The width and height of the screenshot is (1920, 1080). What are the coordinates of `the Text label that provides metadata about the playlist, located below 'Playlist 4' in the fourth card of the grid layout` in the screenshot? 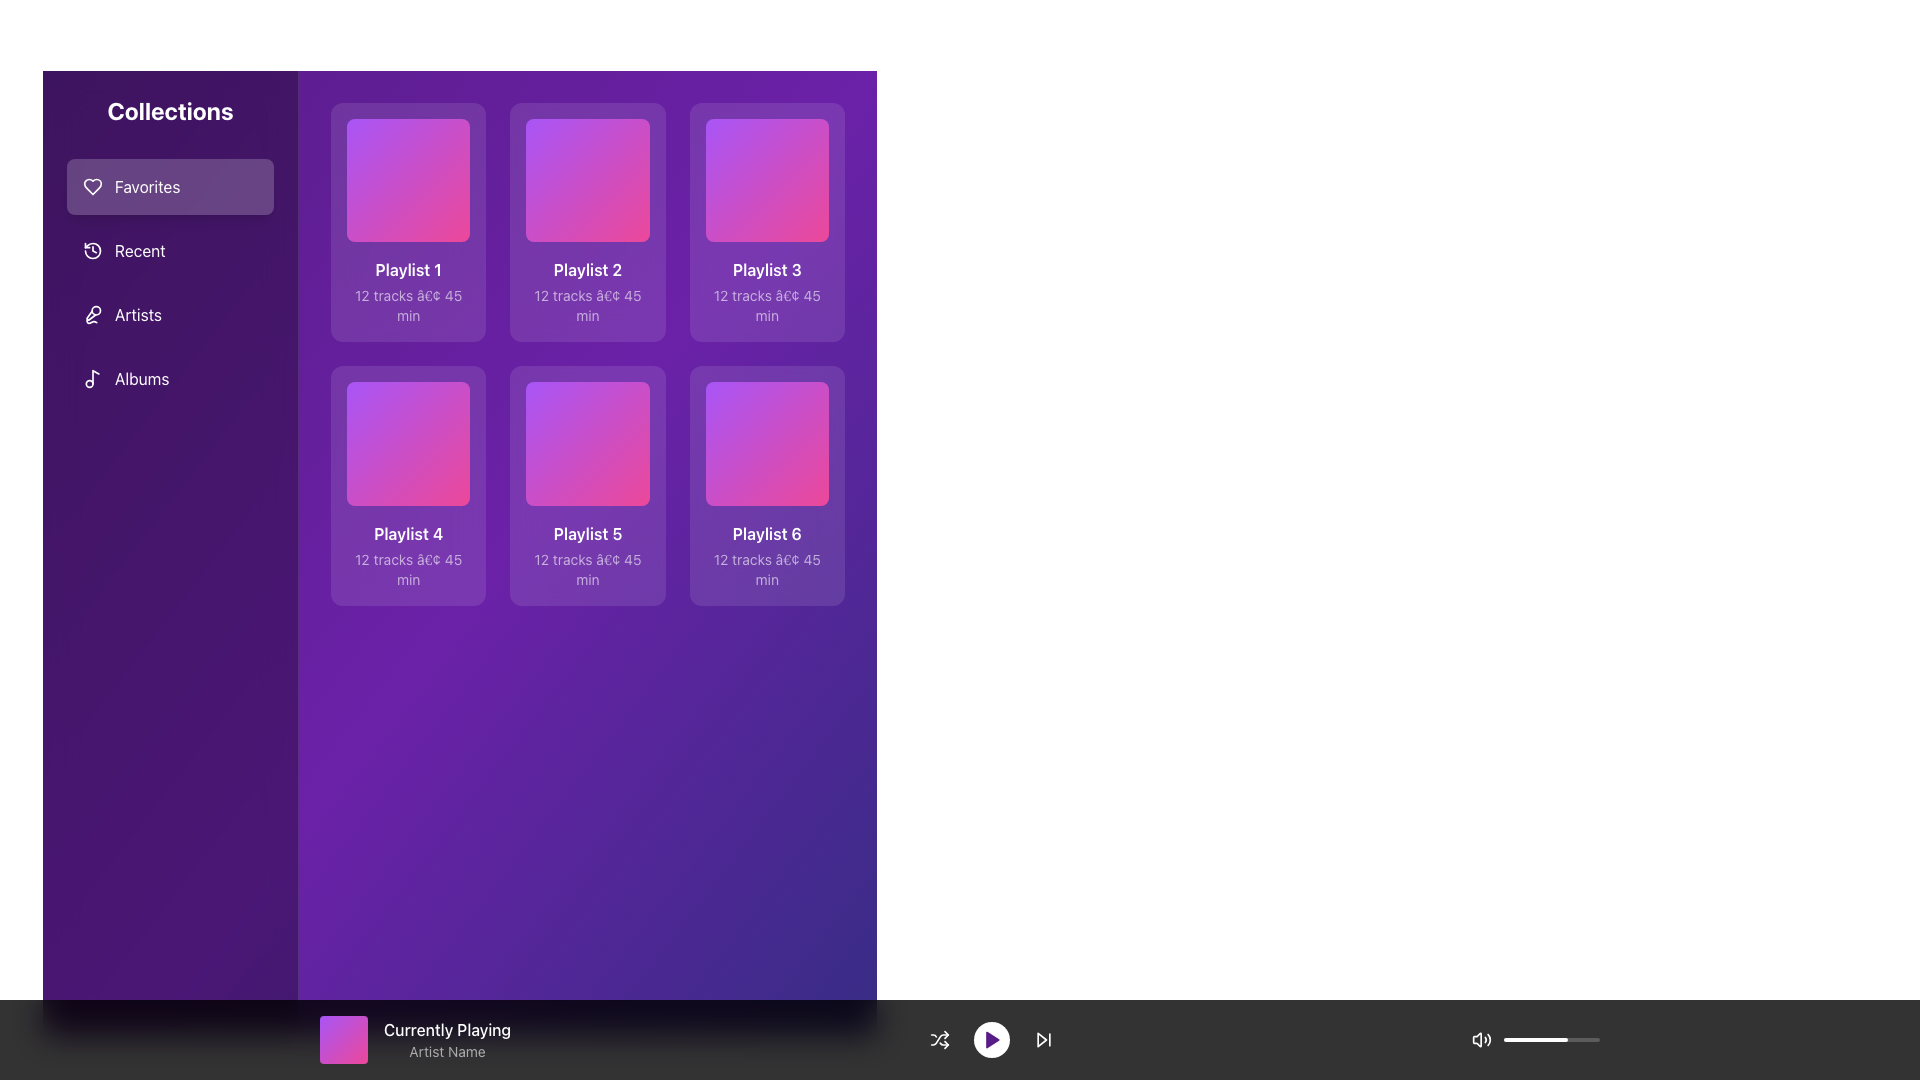 It's located at (407, 569).